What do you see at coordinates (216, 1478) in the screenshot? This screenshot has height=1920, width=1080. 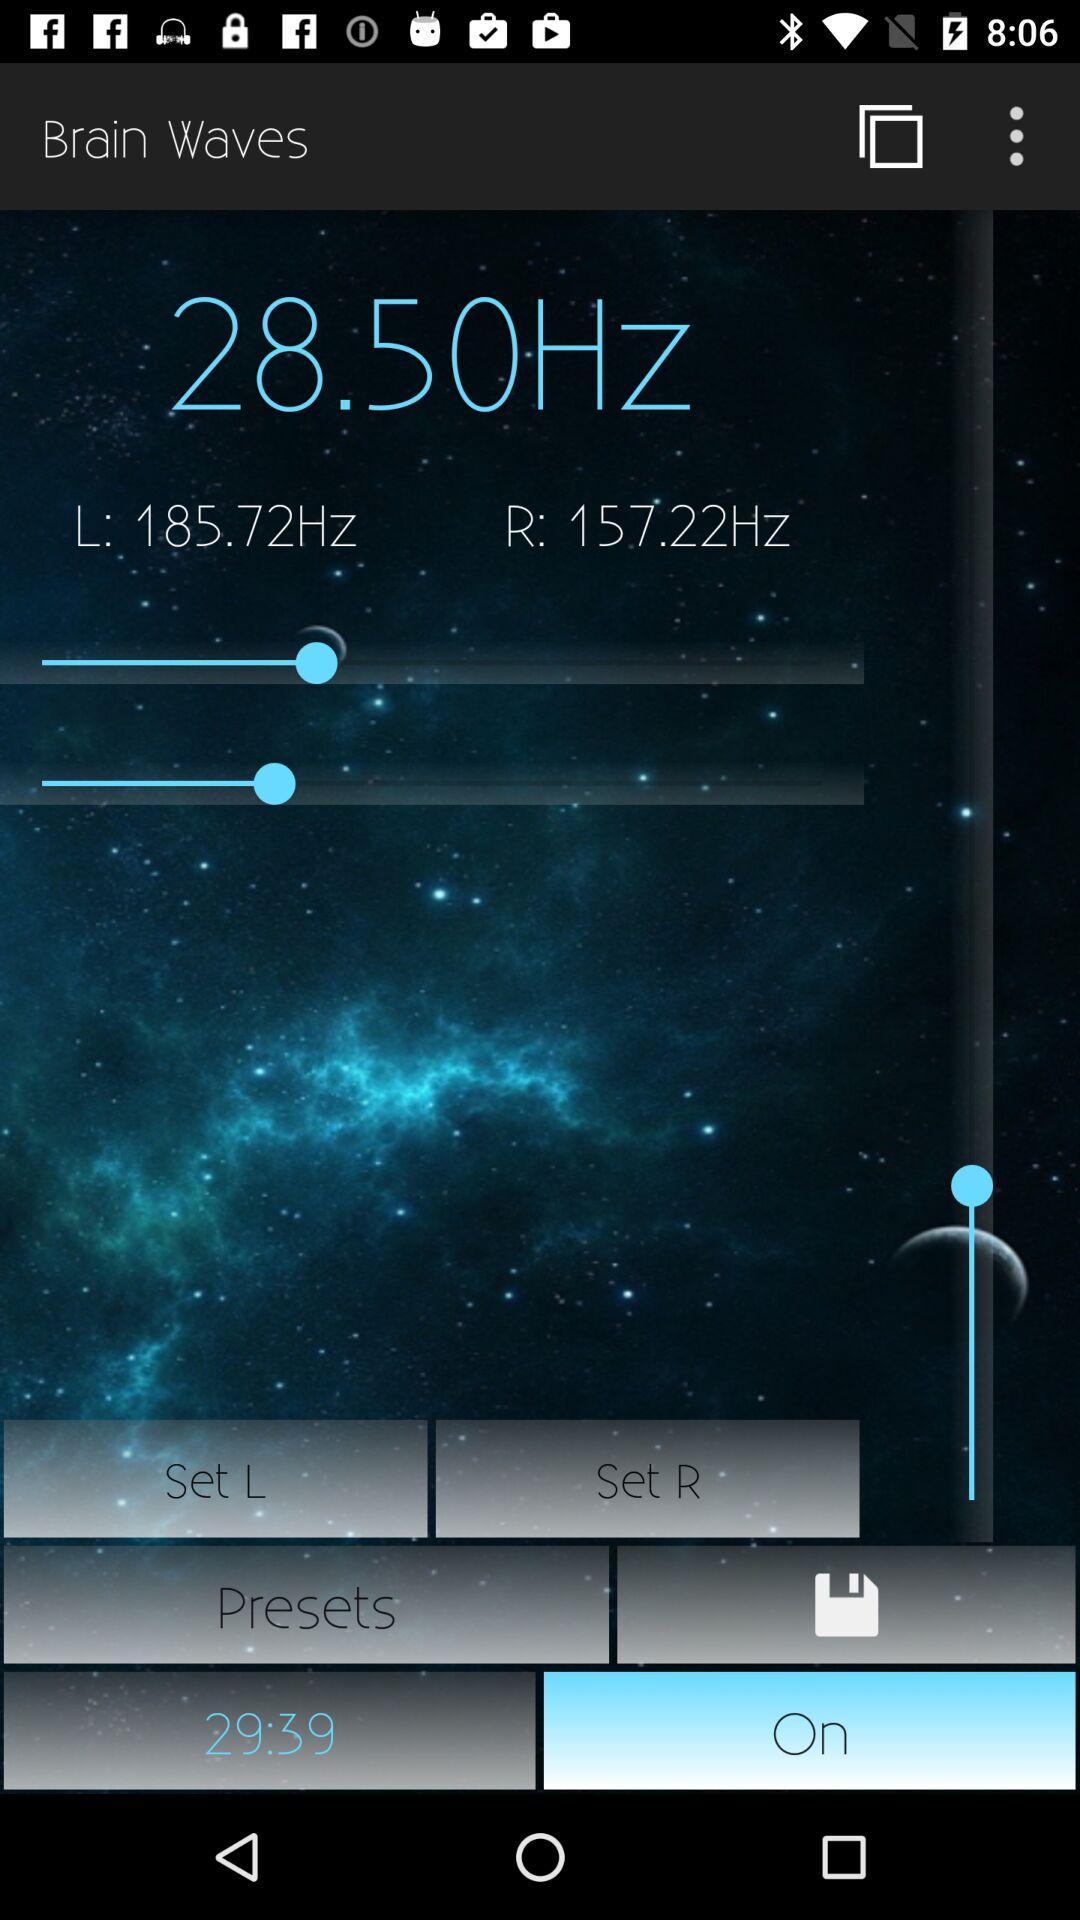 I see `icon to the left of set r icon` at bounding box center [216, 1478].